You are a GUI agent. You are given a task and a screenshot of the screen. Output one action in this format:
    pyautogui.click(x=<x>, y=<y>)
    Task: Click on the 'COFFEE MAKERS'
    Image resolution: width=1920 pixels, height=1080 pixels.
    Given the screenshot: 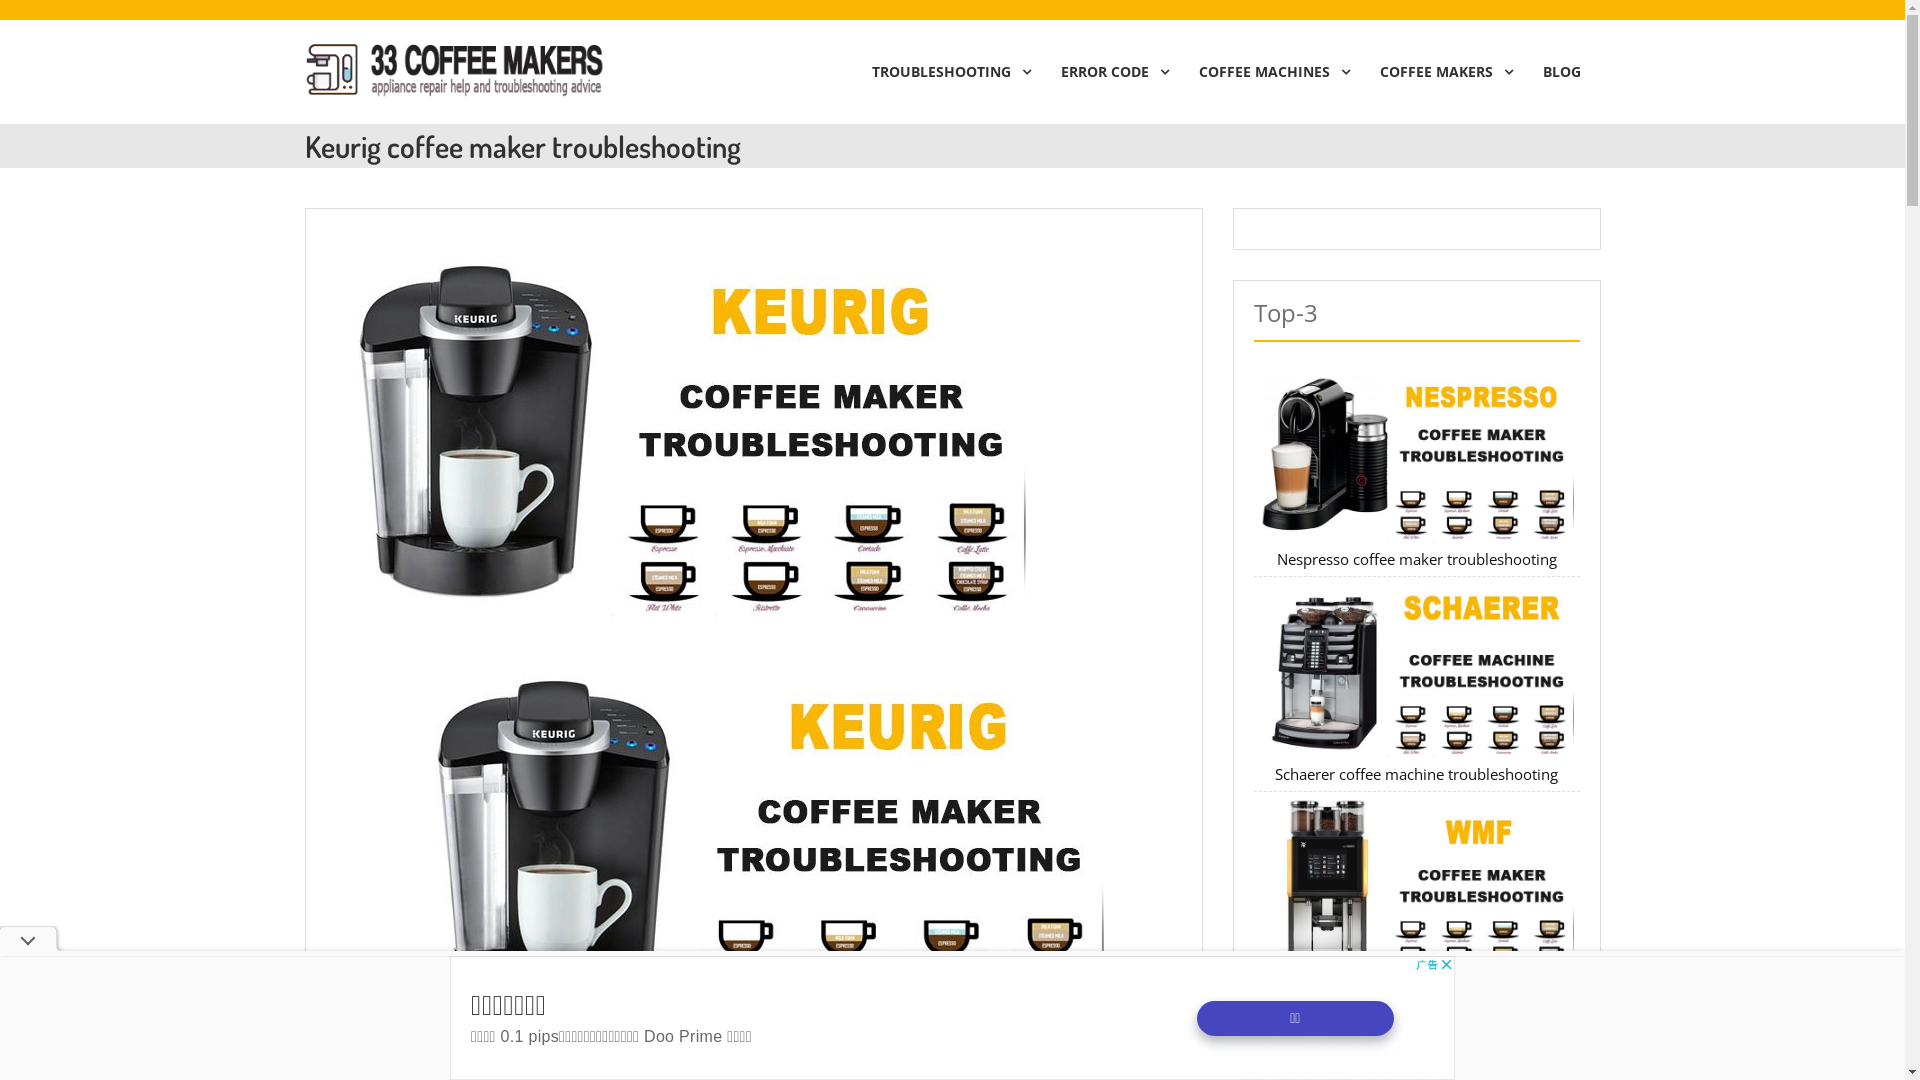 What is the action you would take?
    pyautogui.click(x=1359, y=71)
    